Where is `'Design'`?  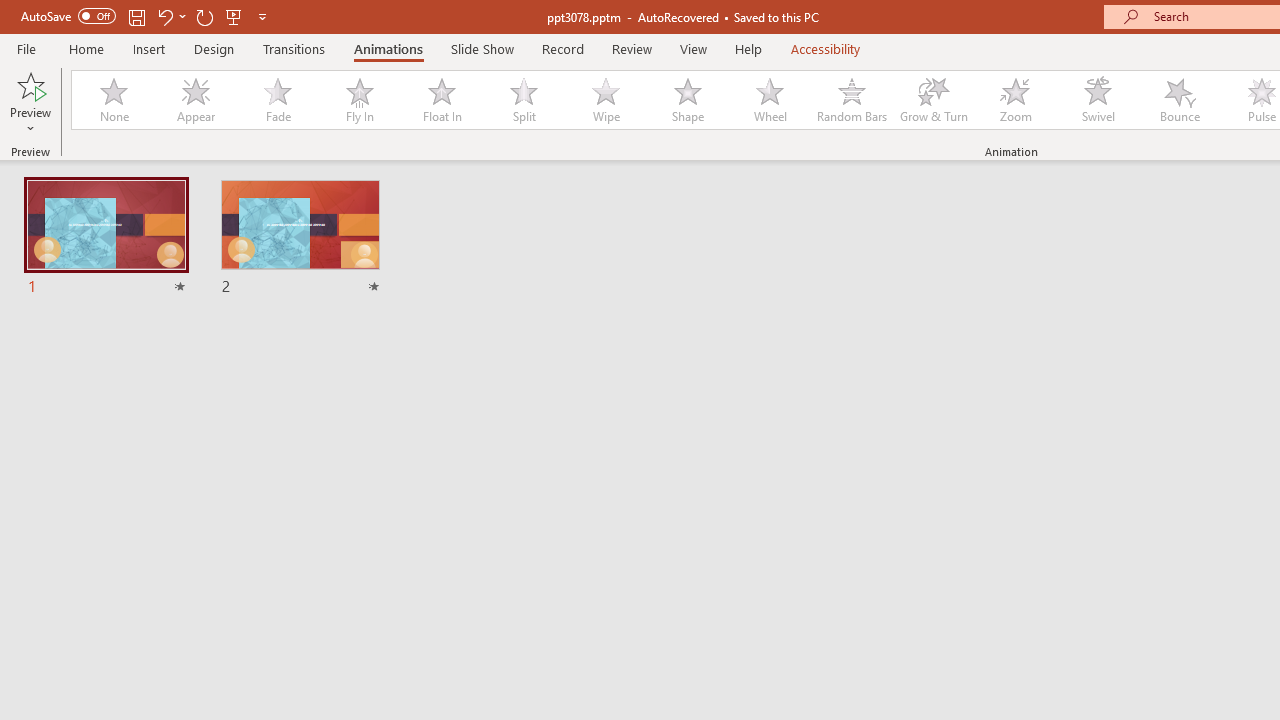 'Design' is located at coordinates (214, 48).